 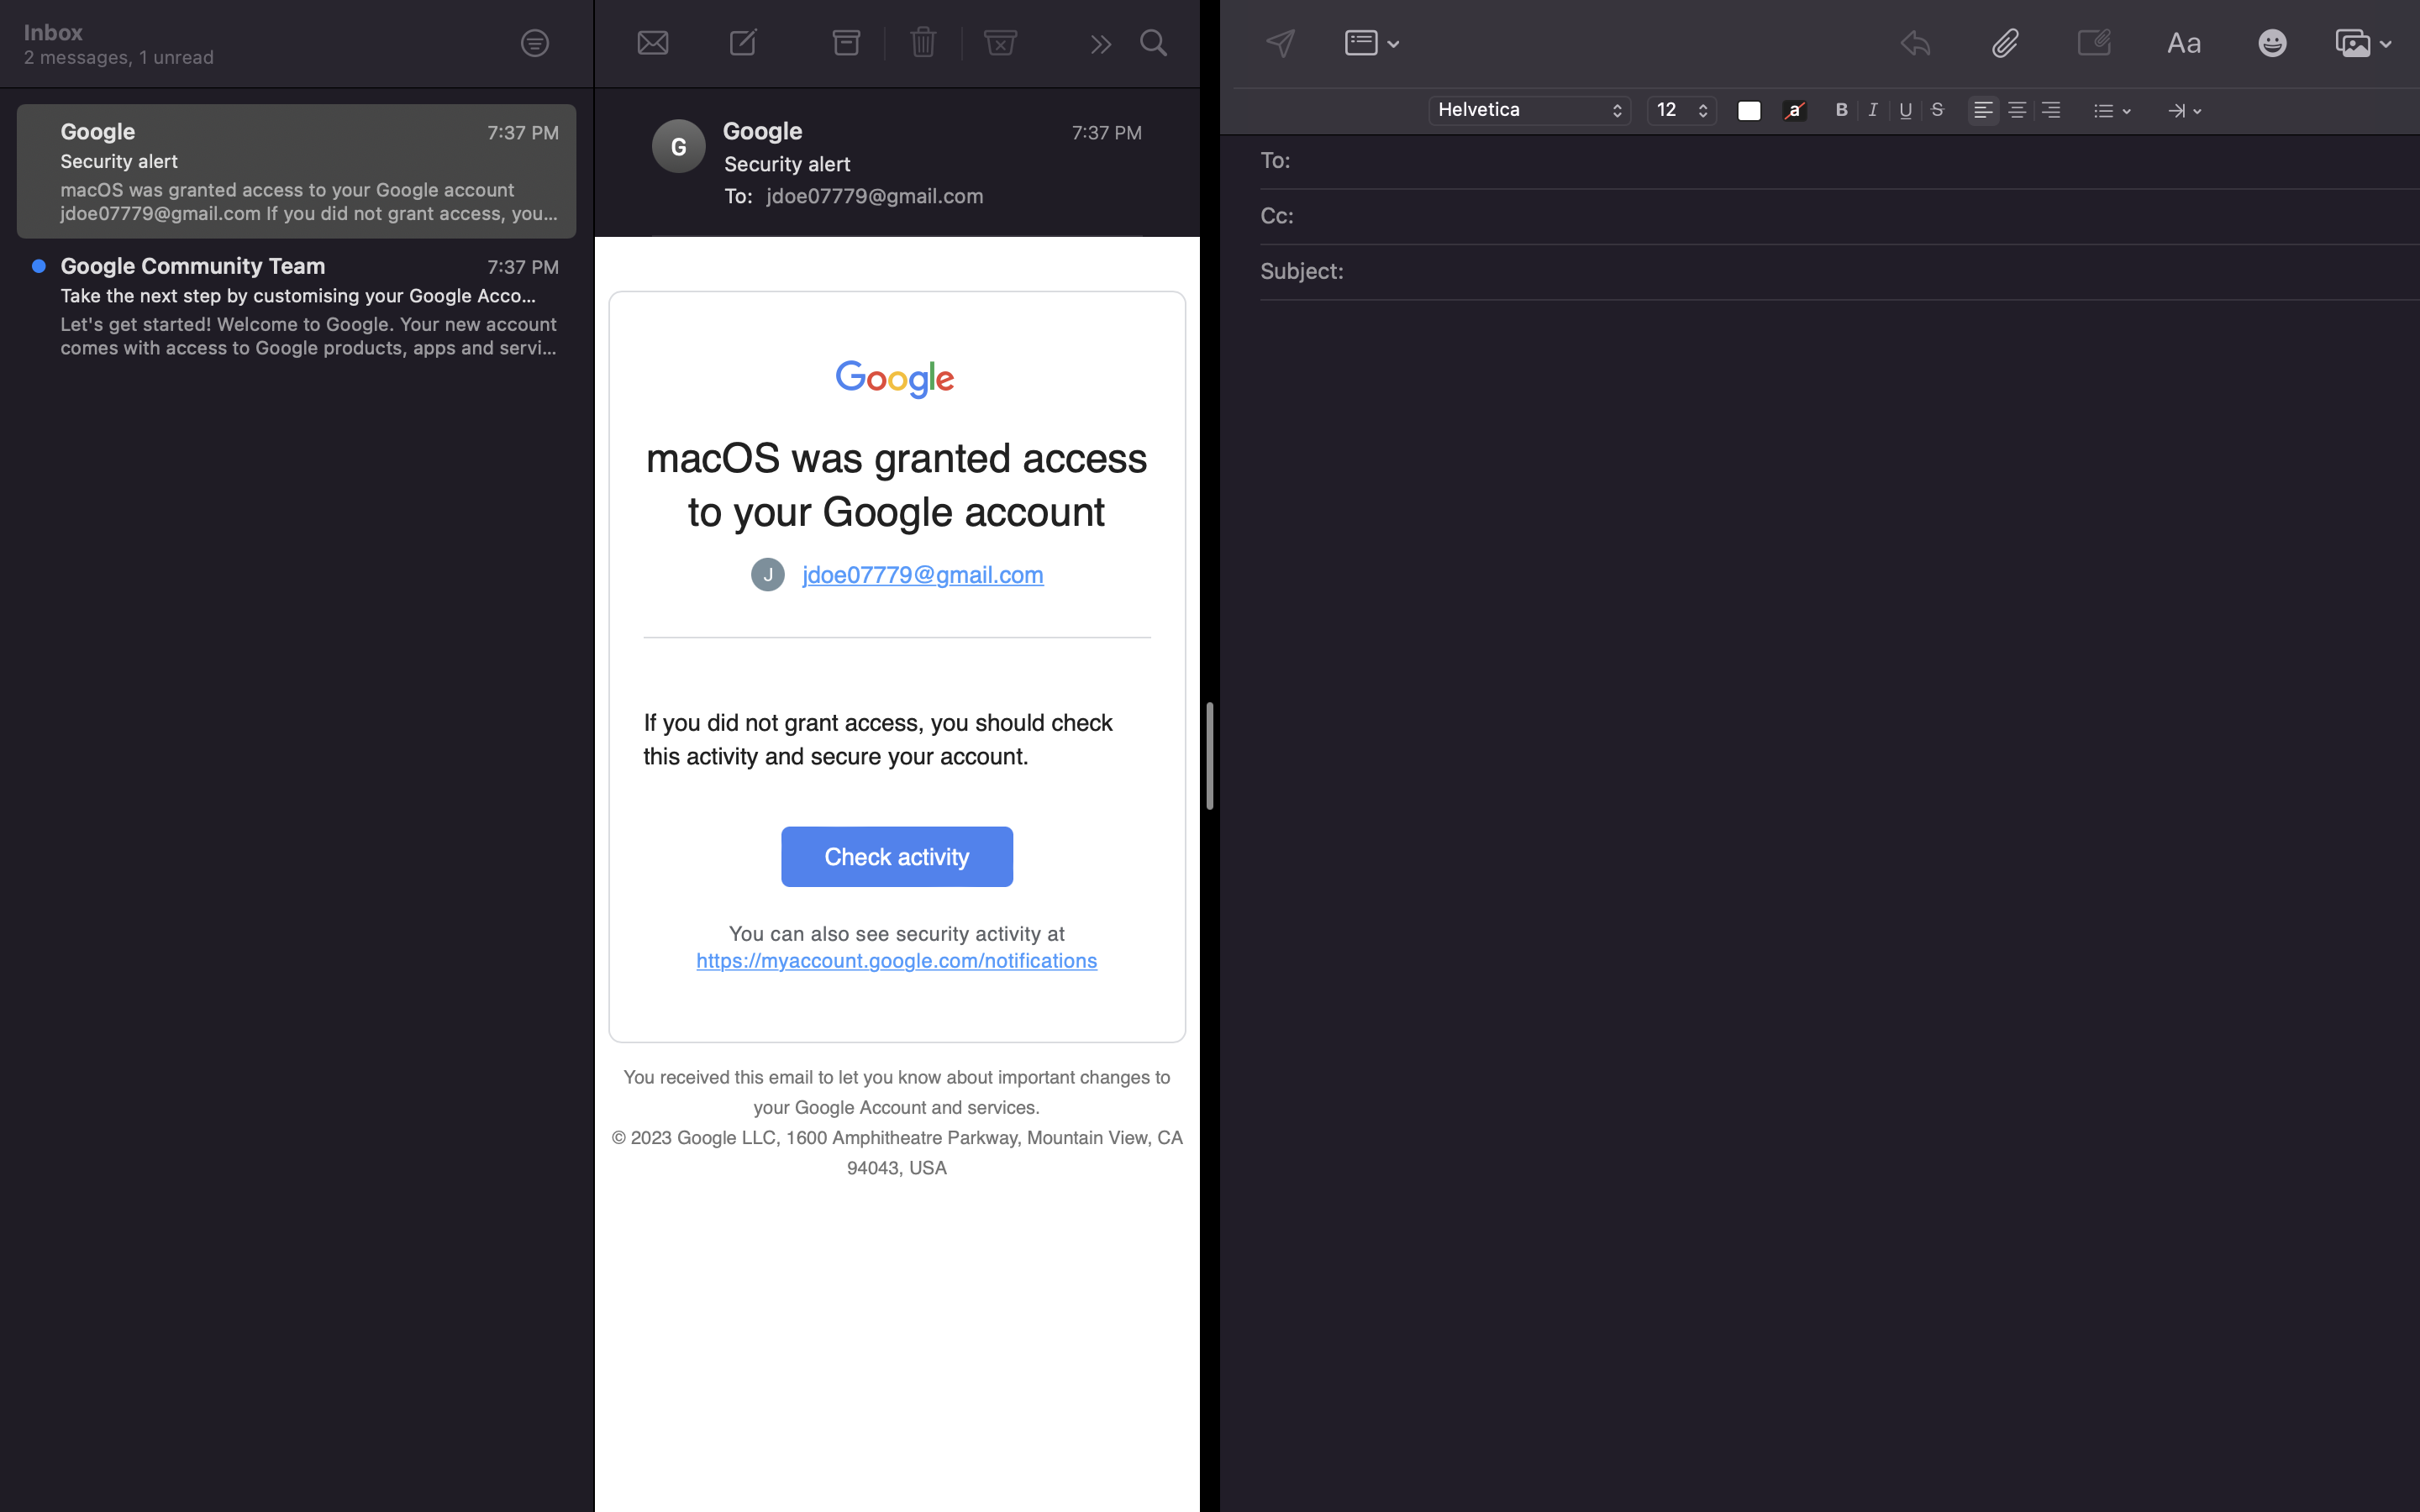 I want to click on Add recipient of mail as "jane@gmail.com, so click(x=1854, y=162).